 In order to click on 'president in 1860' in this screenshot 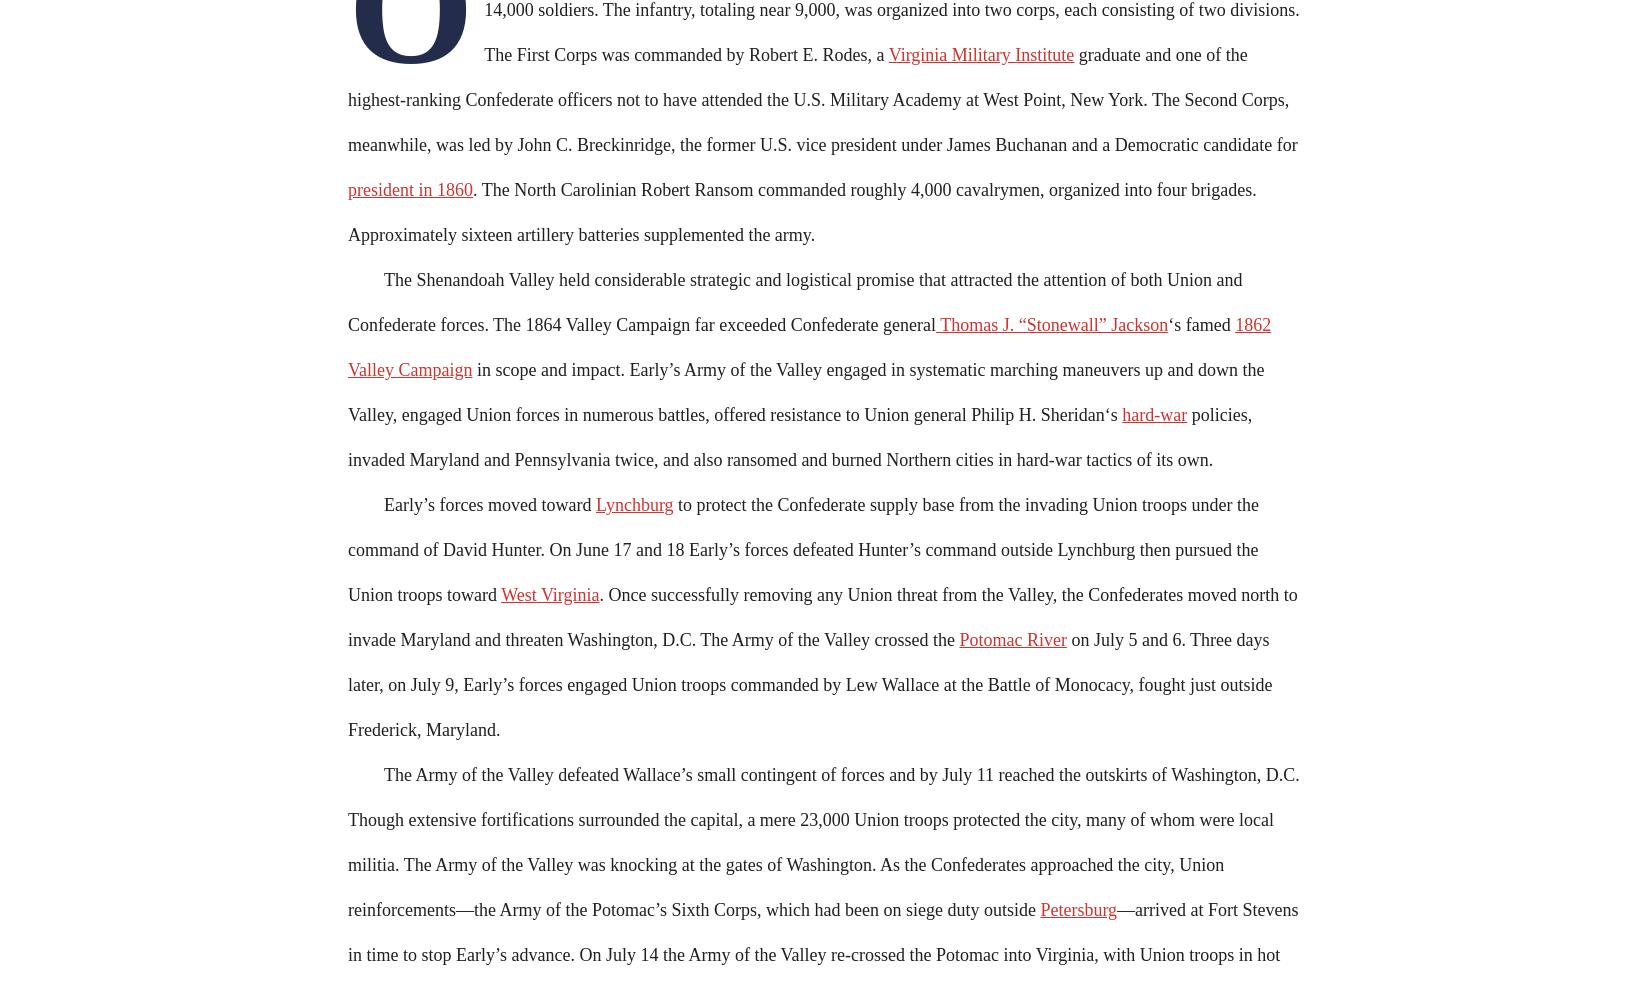, I will do `click(410, 189)`.